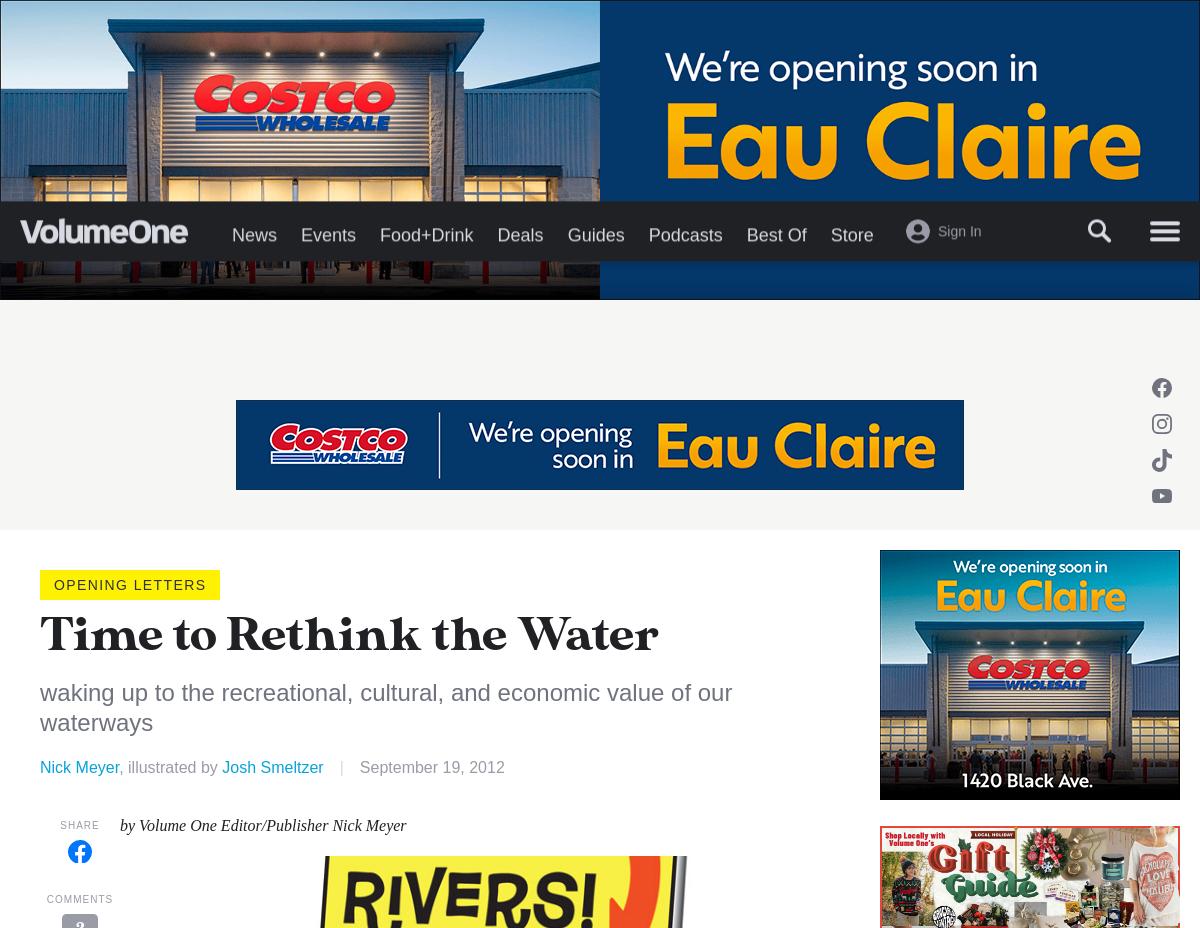 This screenshot has width=1200, height=928. I want to click on 'Sign In', so click(959, 328).